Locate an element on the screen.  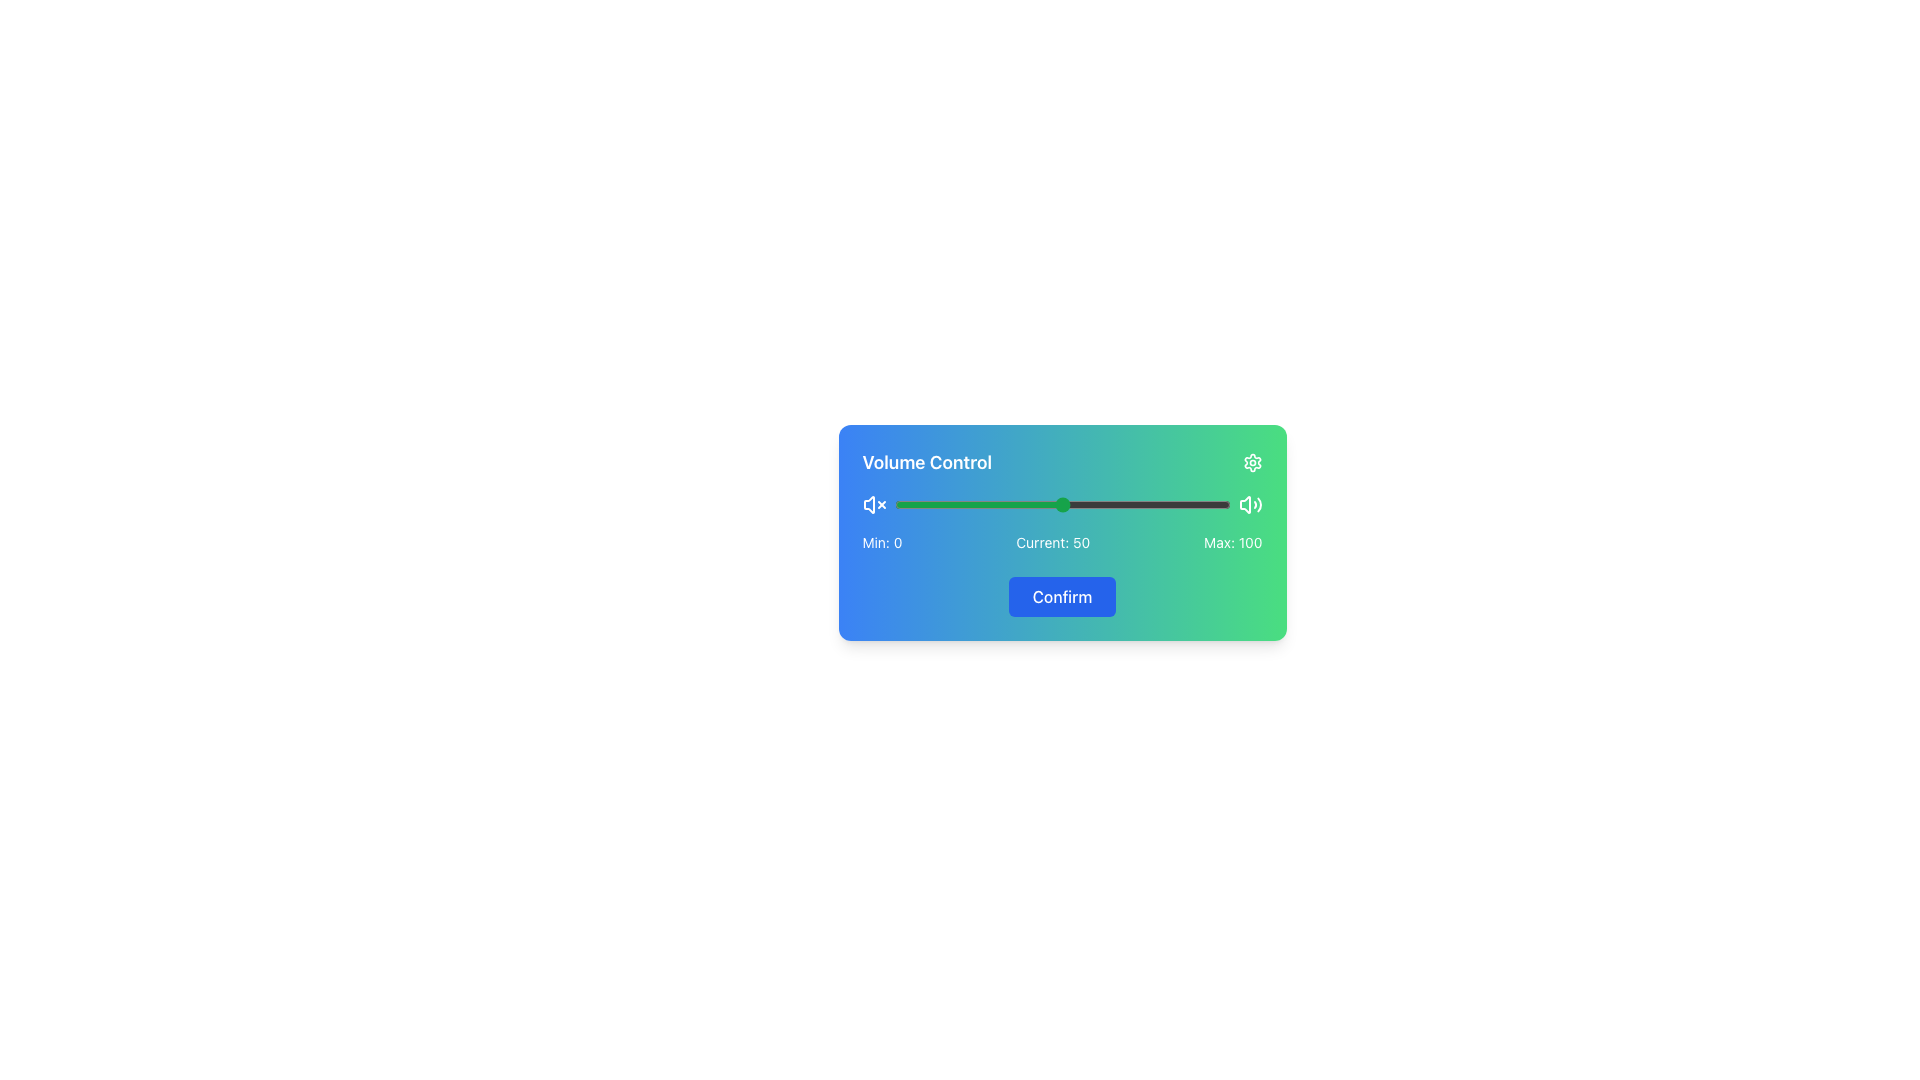
the volume is located at coordinates (1108, 504).